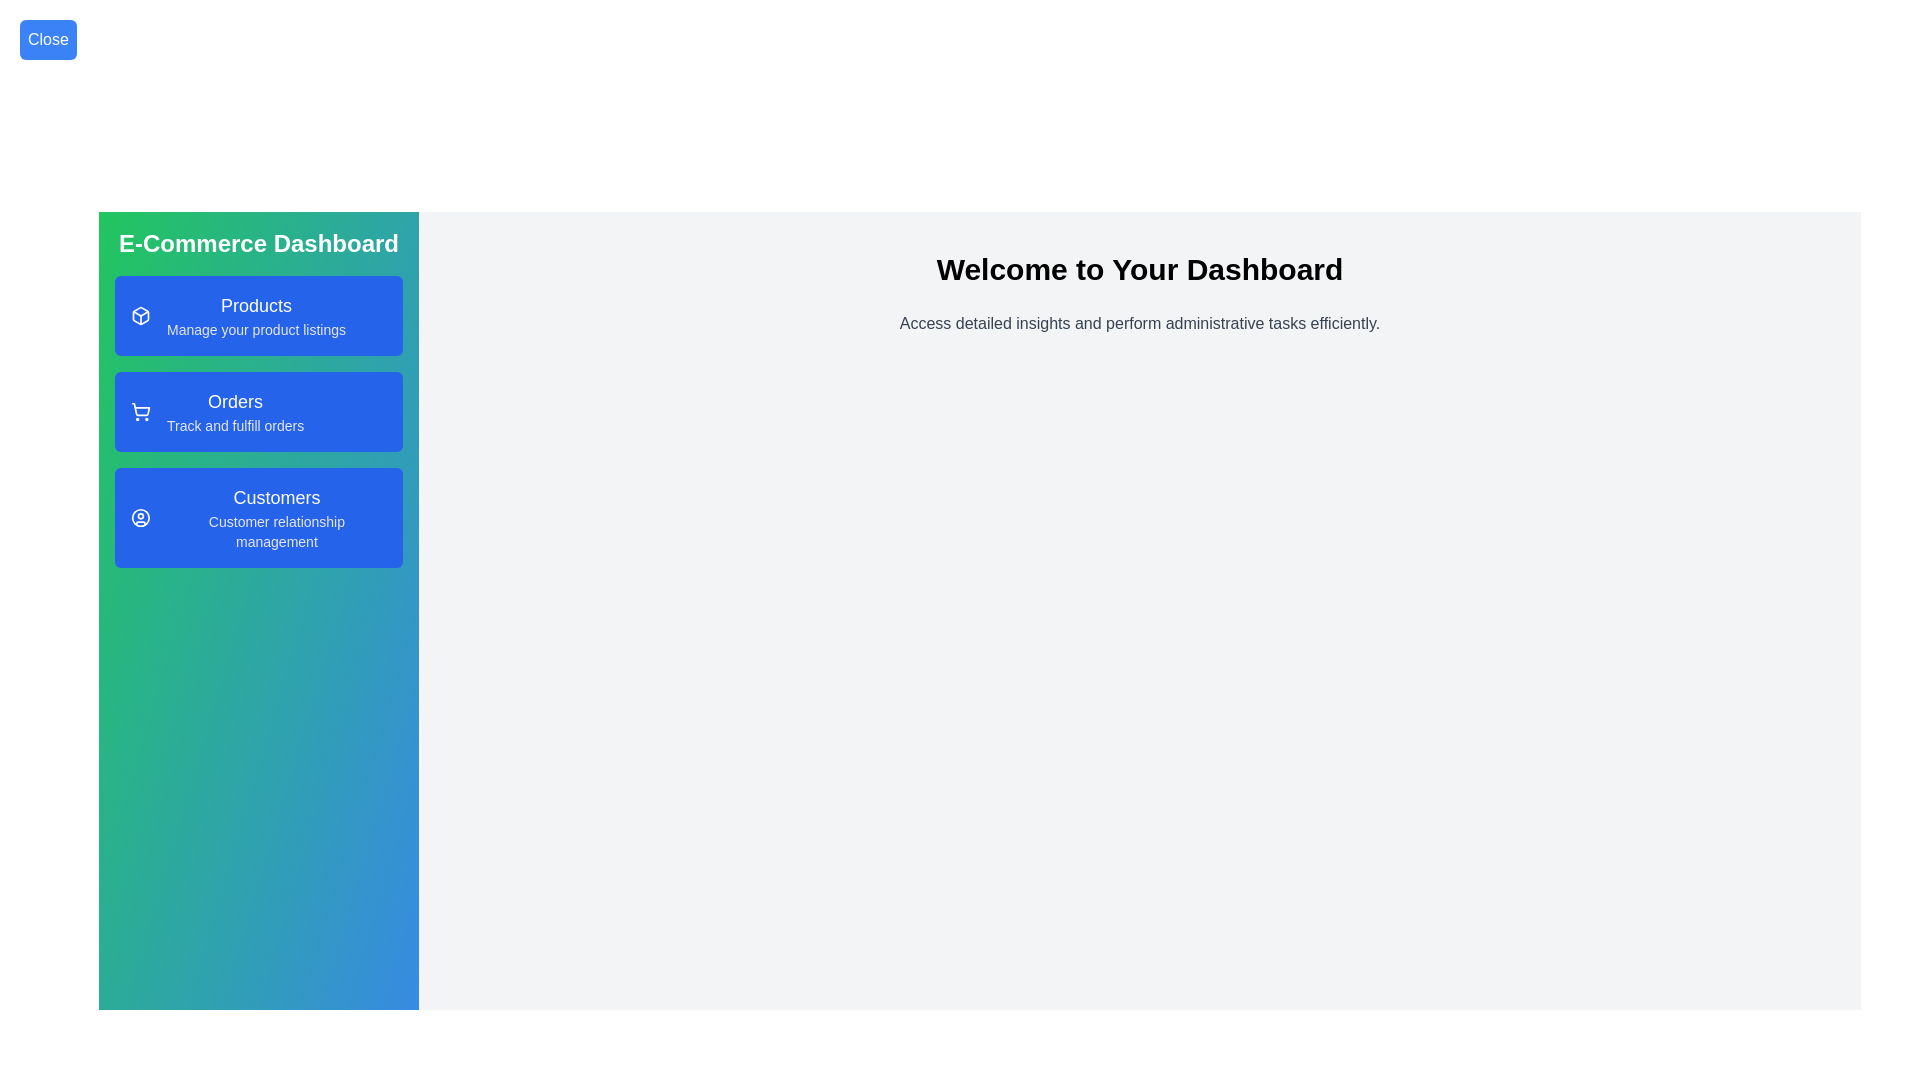 The image size is (1920, 1080). Describe the element at coordinates (258, 516) in the screenshot. I see `the sidebar item labeled 'Customers' to observe interaction feedback` at that location.